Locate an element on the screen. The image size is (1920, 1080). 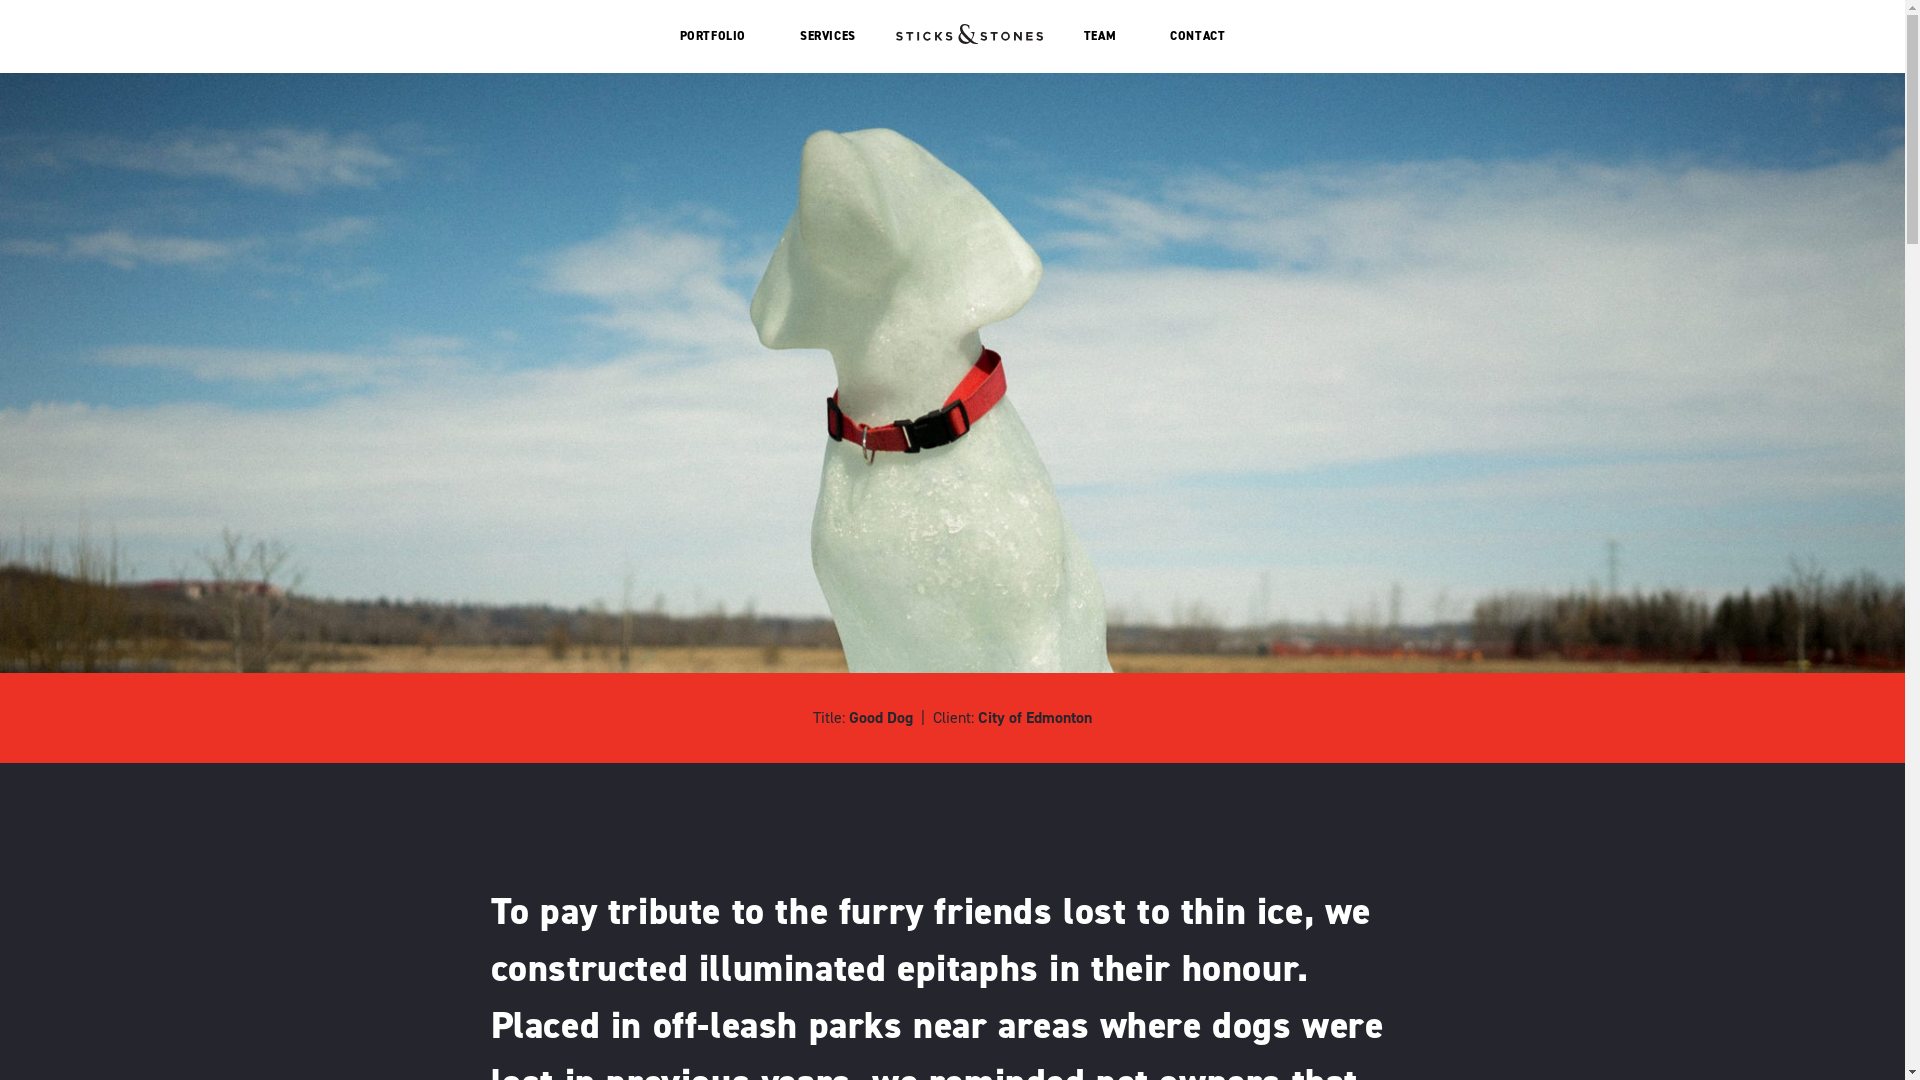
'PORTFOLIO' is located at coordinates (713, 36).